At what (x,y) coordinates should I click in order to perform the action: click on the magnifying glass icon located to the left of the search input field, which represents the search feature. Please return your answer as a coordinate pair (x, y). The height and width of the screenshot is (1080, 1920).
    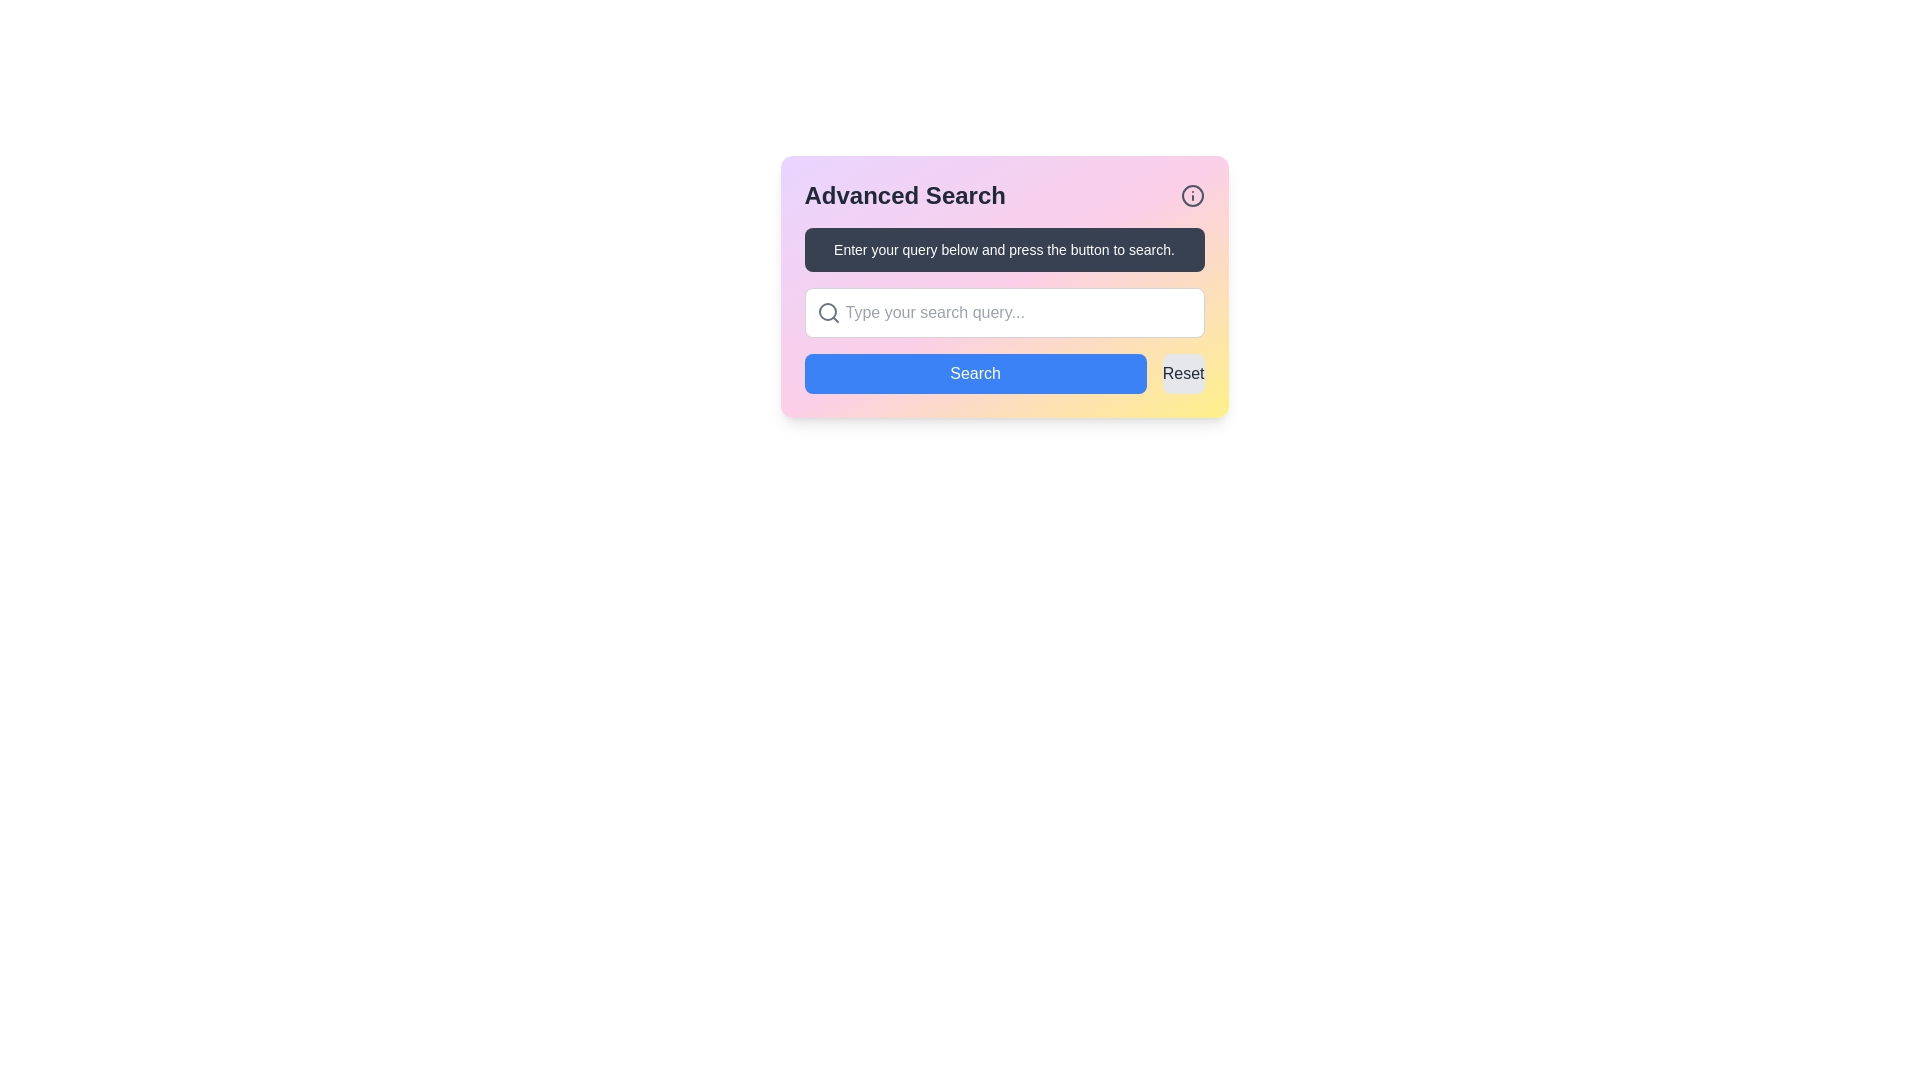
    Looking at the image, I should click on (828, 312).